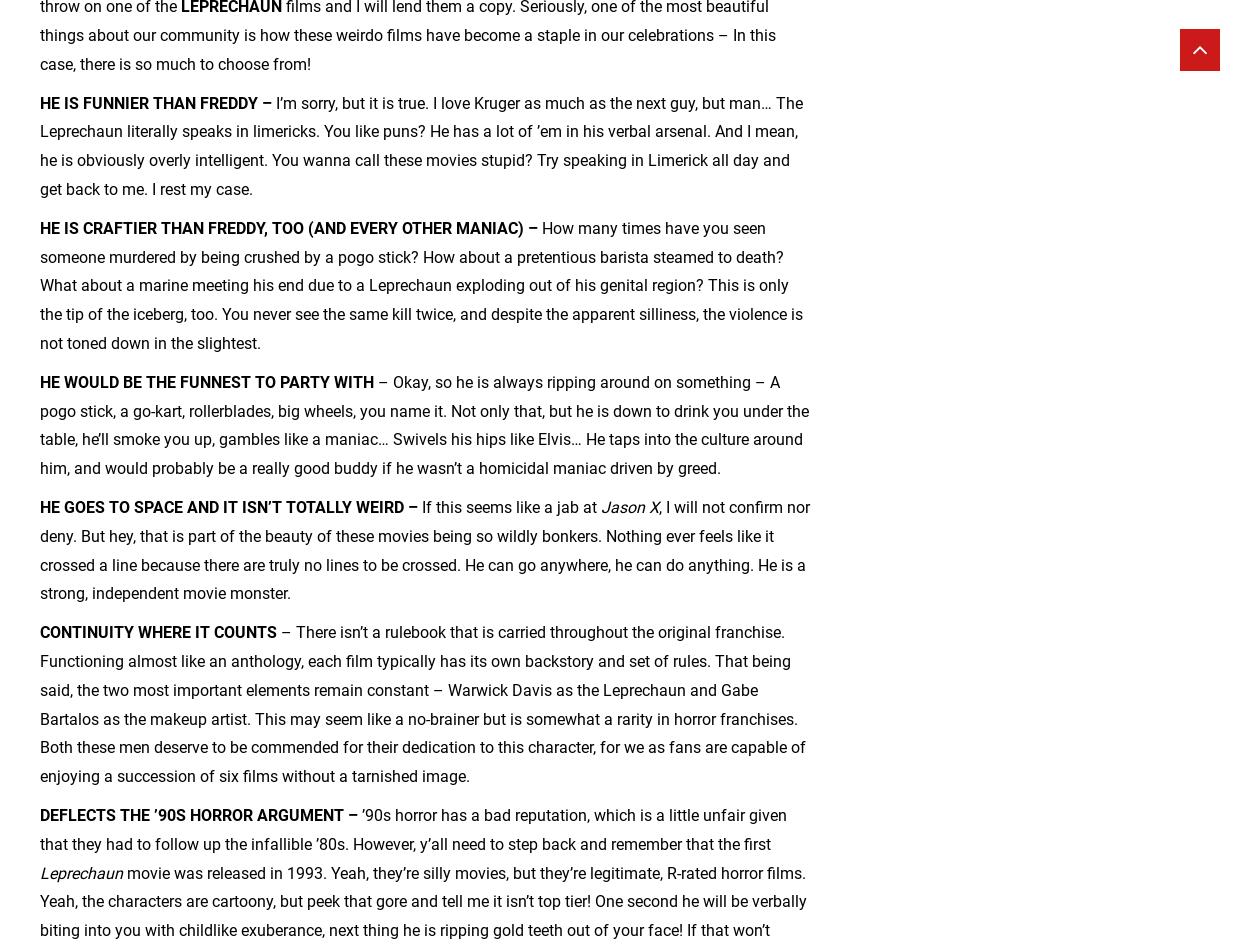  I want to click on '’90s horror has a bad reputation, which is a little unfair given that they had to follow up the infallible ’80s. However, y’all need to step back and remember that the first', so click(413, 829).